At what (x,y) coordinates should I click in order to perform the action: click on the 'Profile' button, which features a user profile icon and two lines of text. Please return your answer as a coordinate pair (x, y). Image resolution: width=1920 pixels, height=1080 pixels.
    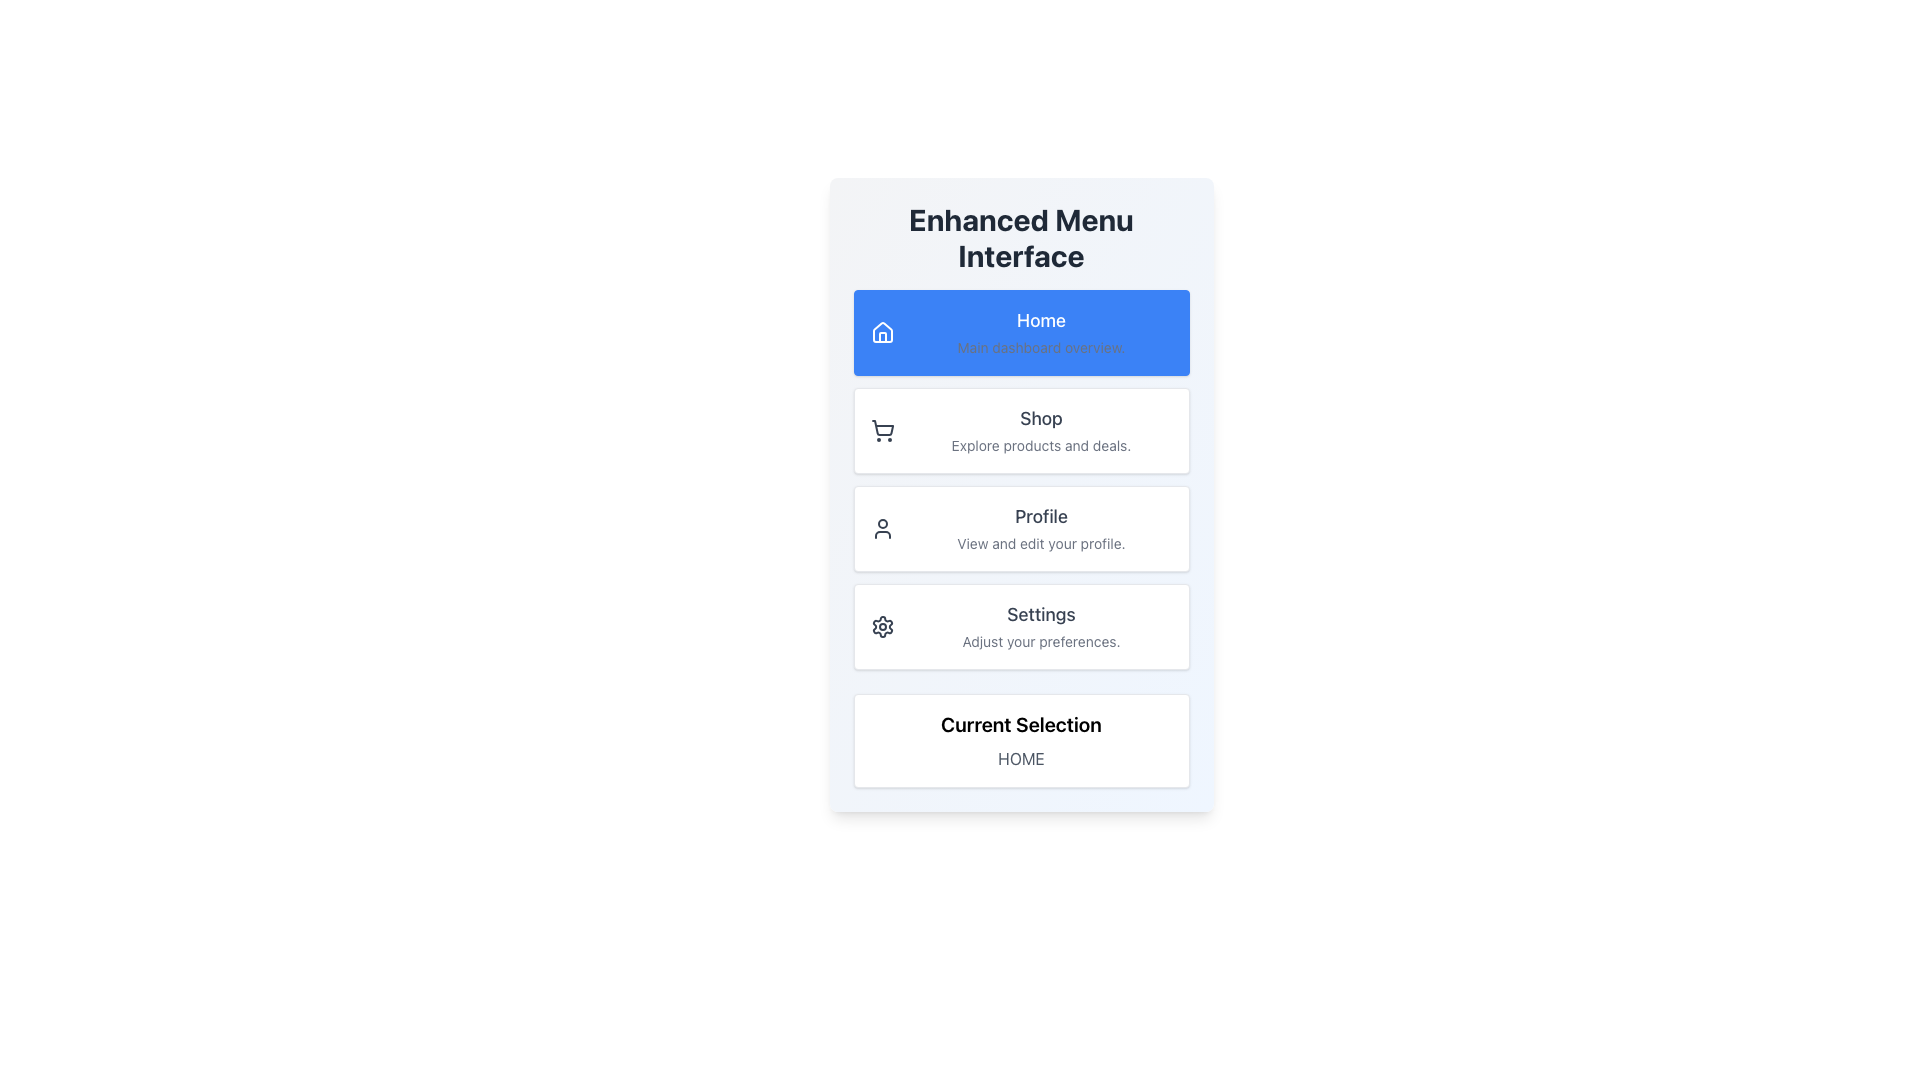
    Looking at the image, I should click on (1021, 527).